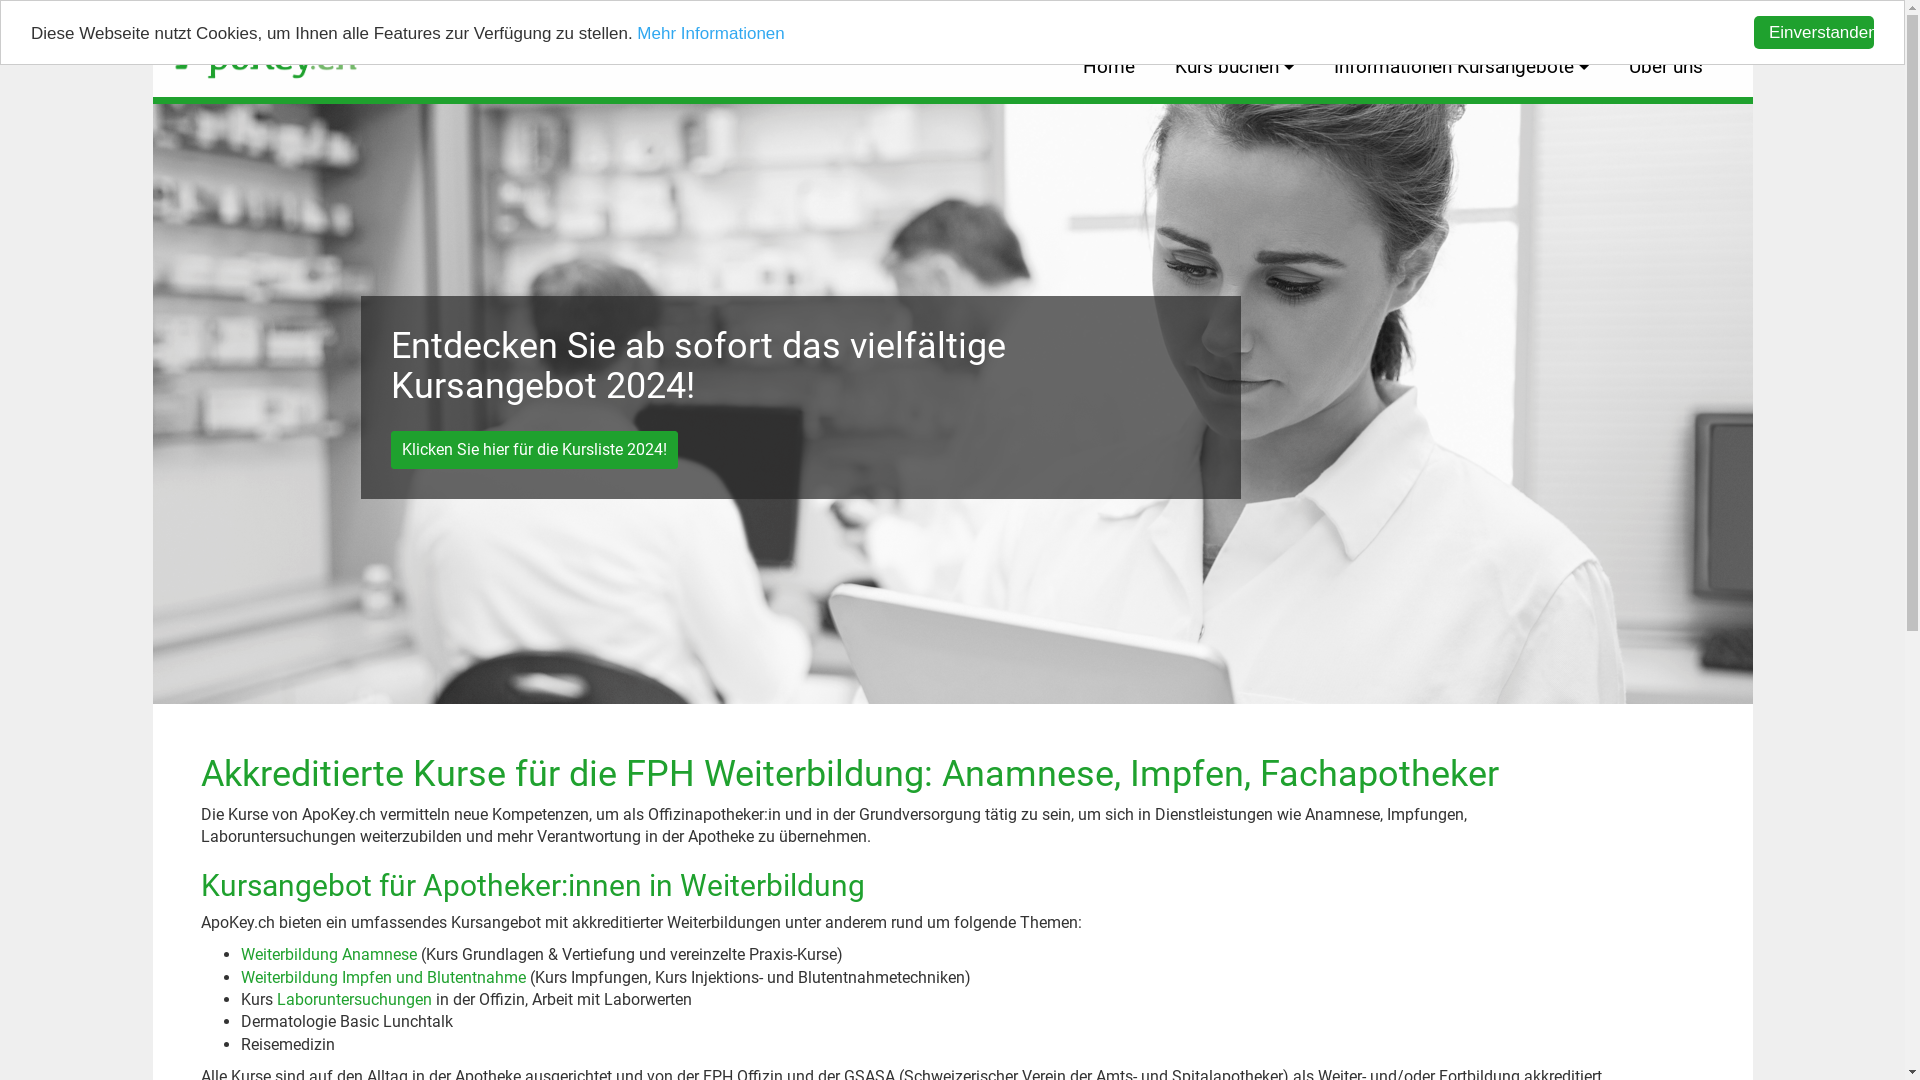 The width and height of the screenshot is (1920, 1080). I want to click on 'Weiterbildung Impfen und Blutentnahme', so click(382, 976).